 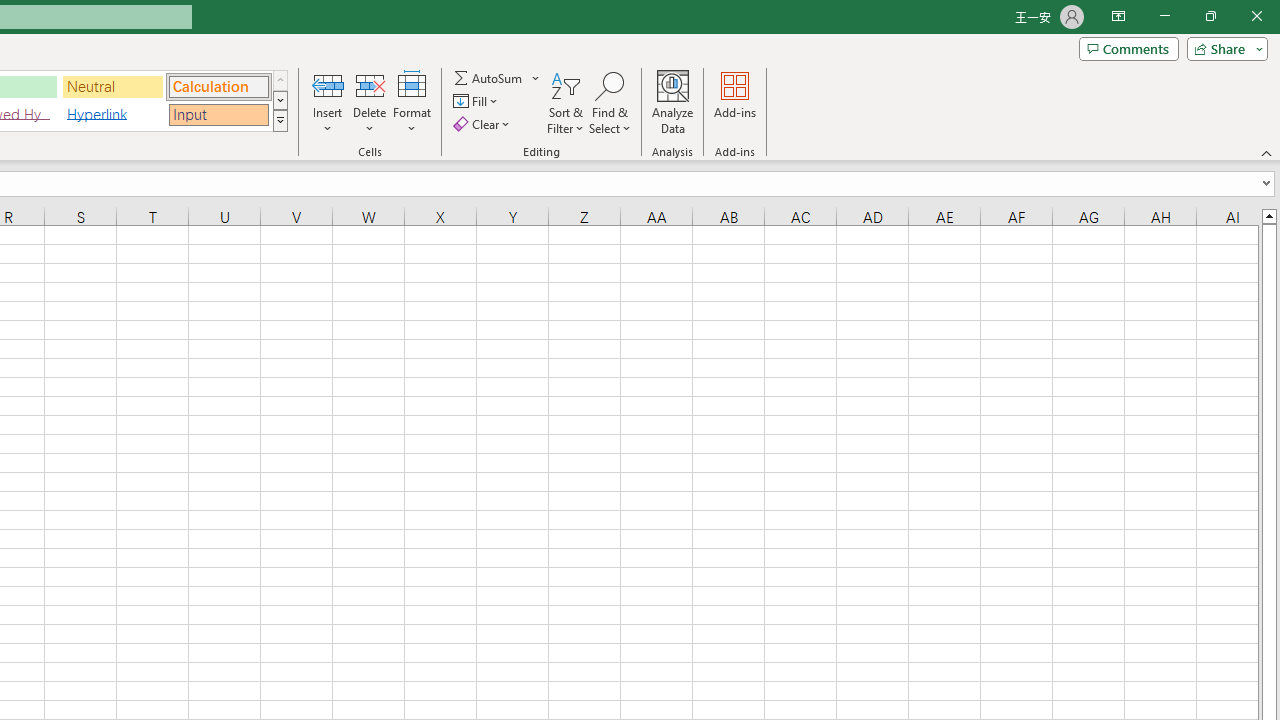 I want to click on 'Insert Cells', so click(x=328, y=84).